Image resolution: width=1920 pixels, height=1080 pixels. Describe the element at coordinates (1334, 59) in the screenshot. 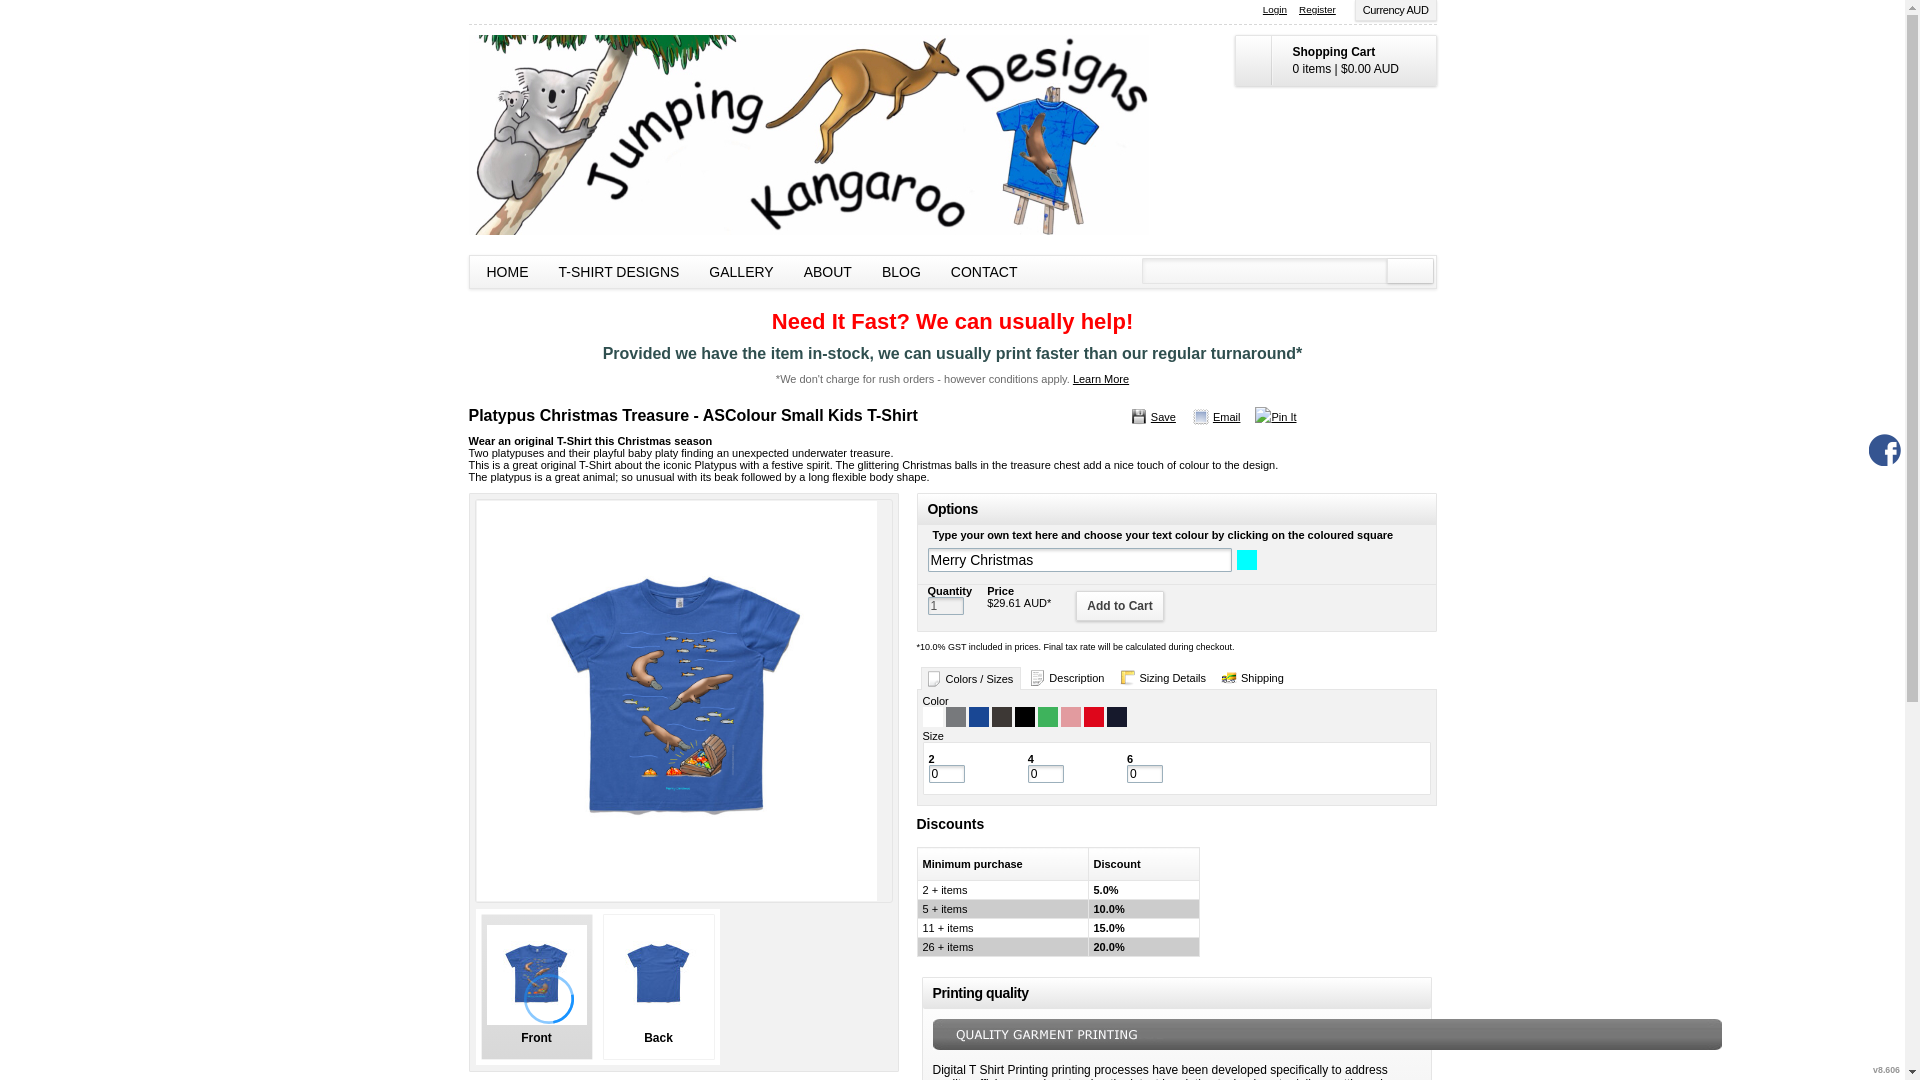

I see `'Shopping Cart` at that location.